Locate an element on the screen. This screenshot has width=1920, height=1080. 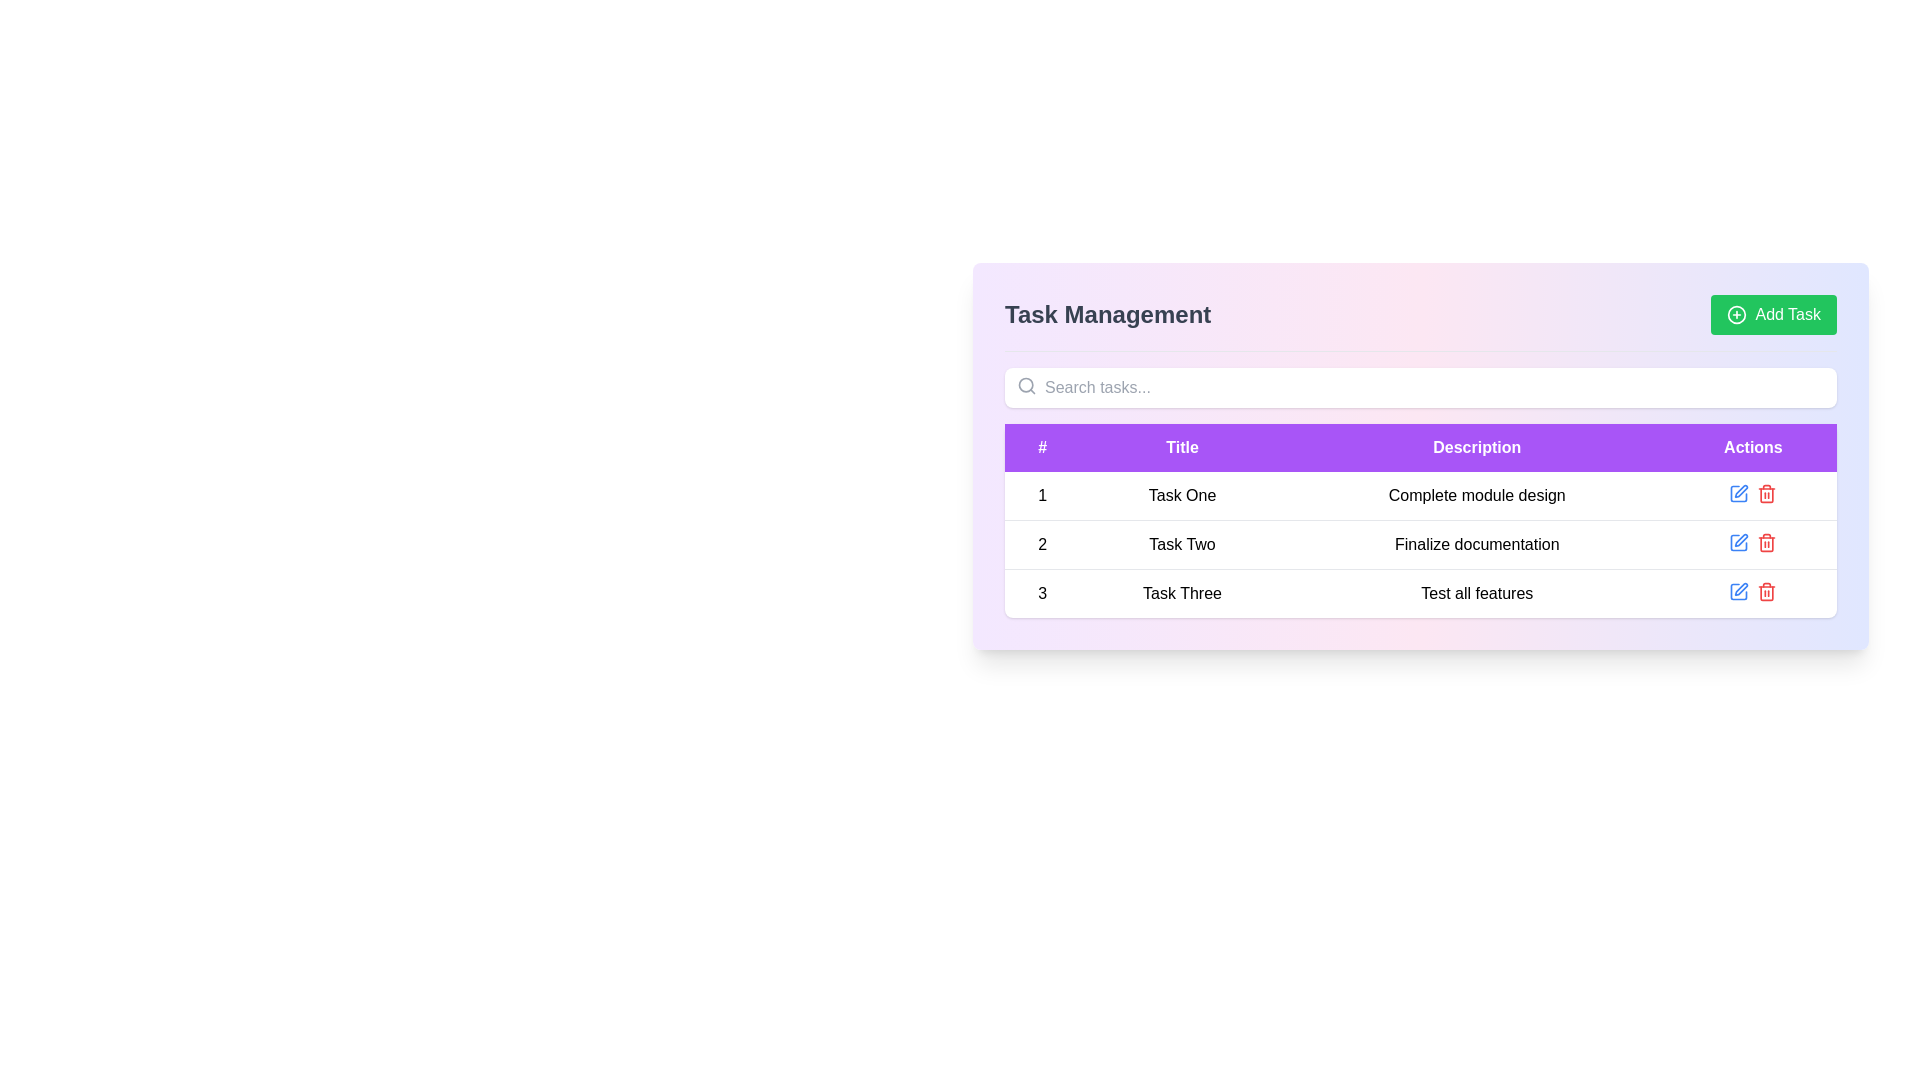
the Plain text label indicating the description of 'Task Two', located in the second row of the table under the 'Description' column is located at coordinates (1477, 544).